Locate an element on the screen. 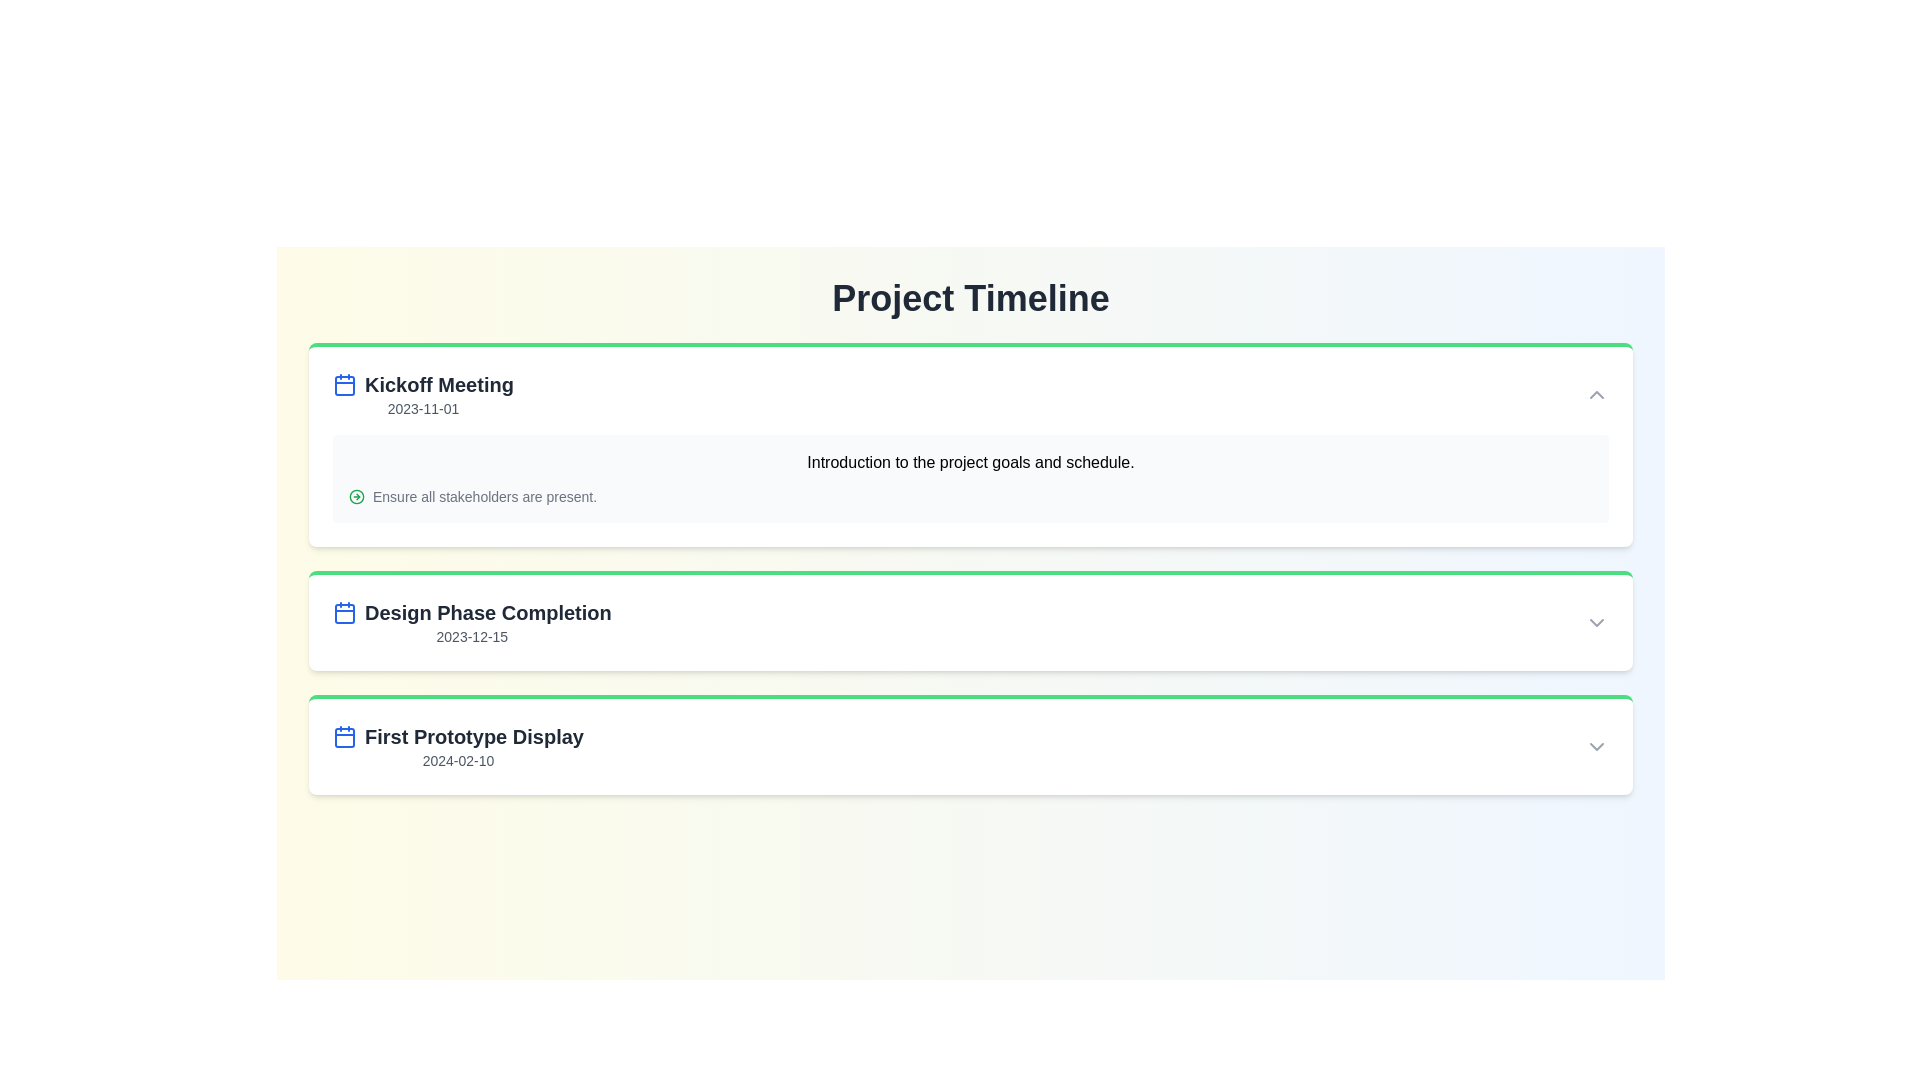 The height and width of the screenshot is (1080, 1920). the dropdown toggle button represented by a downward arrow icon is located at coordinates (1596, 622).